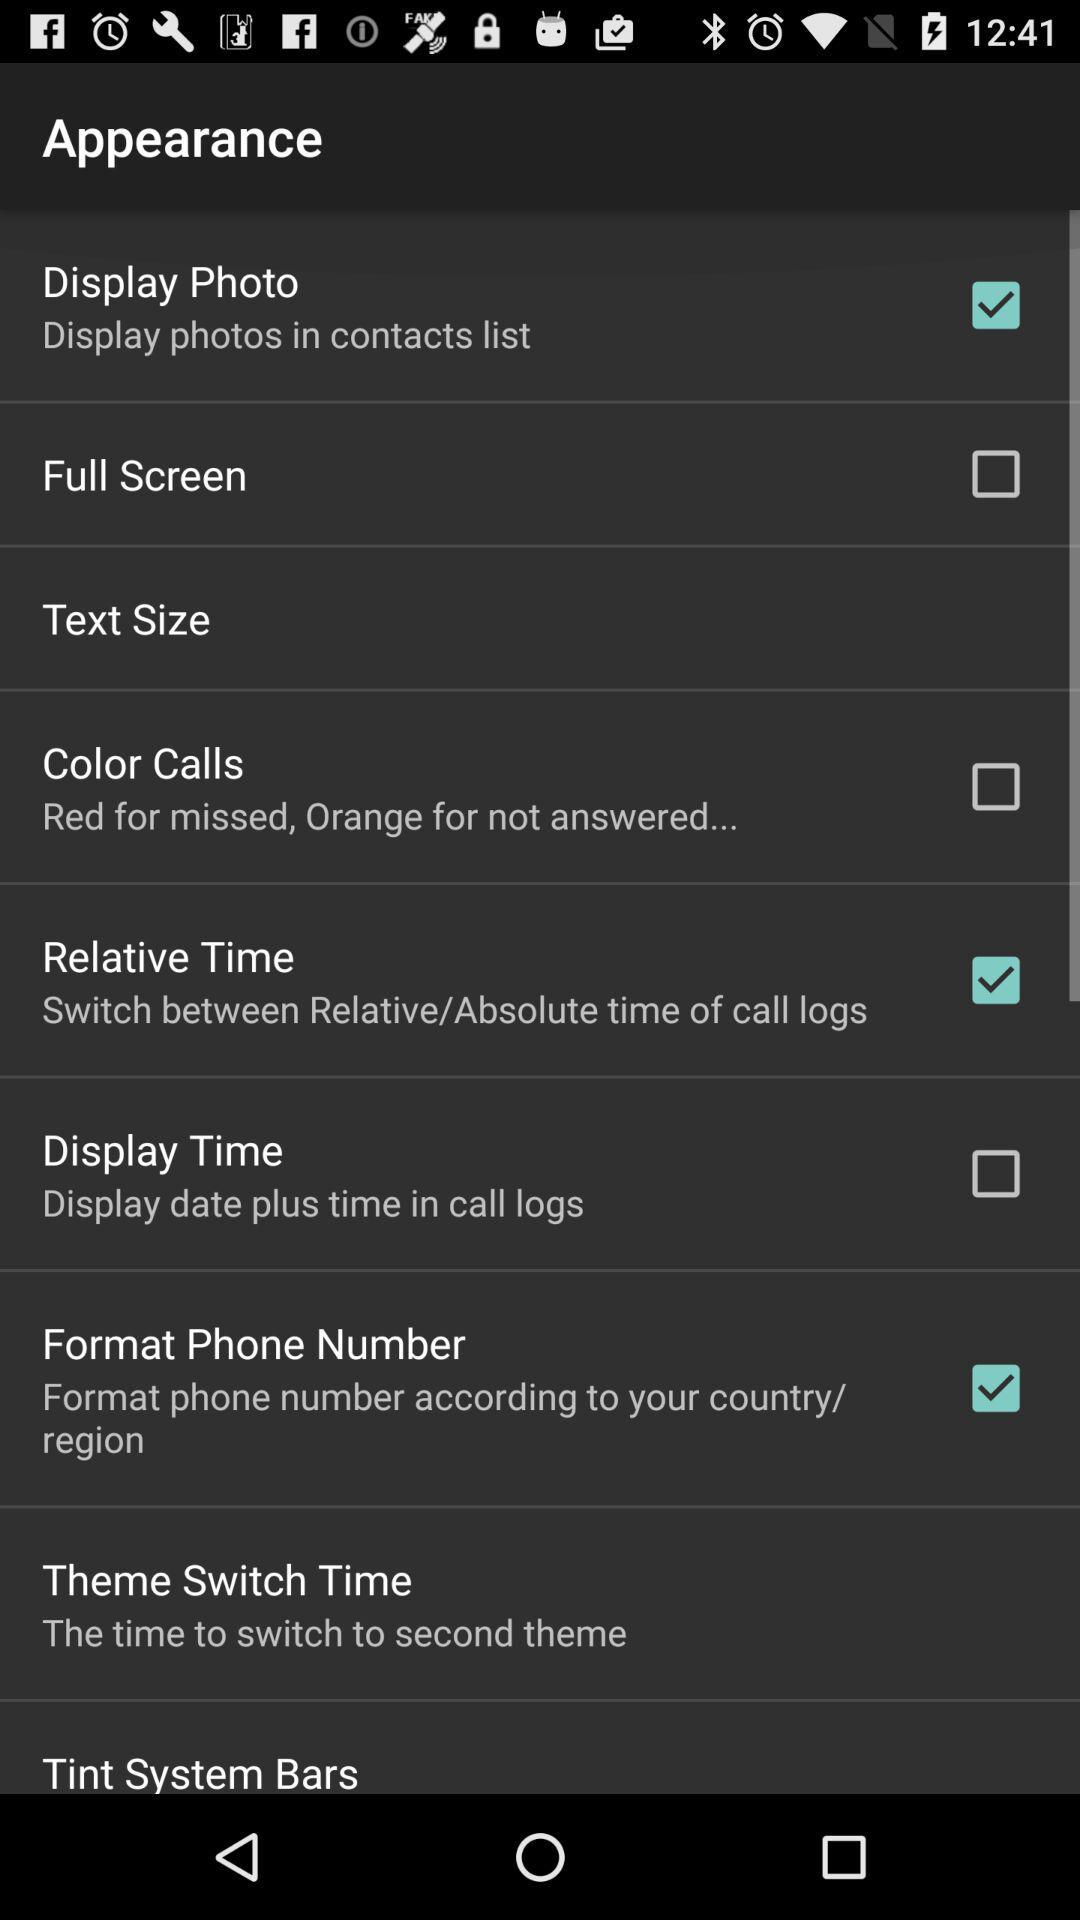 This screenshot has width=1080, height=1920. Describe the element at coordinates (142, 760) in the screenshot. I see `the color calls item` at that location.